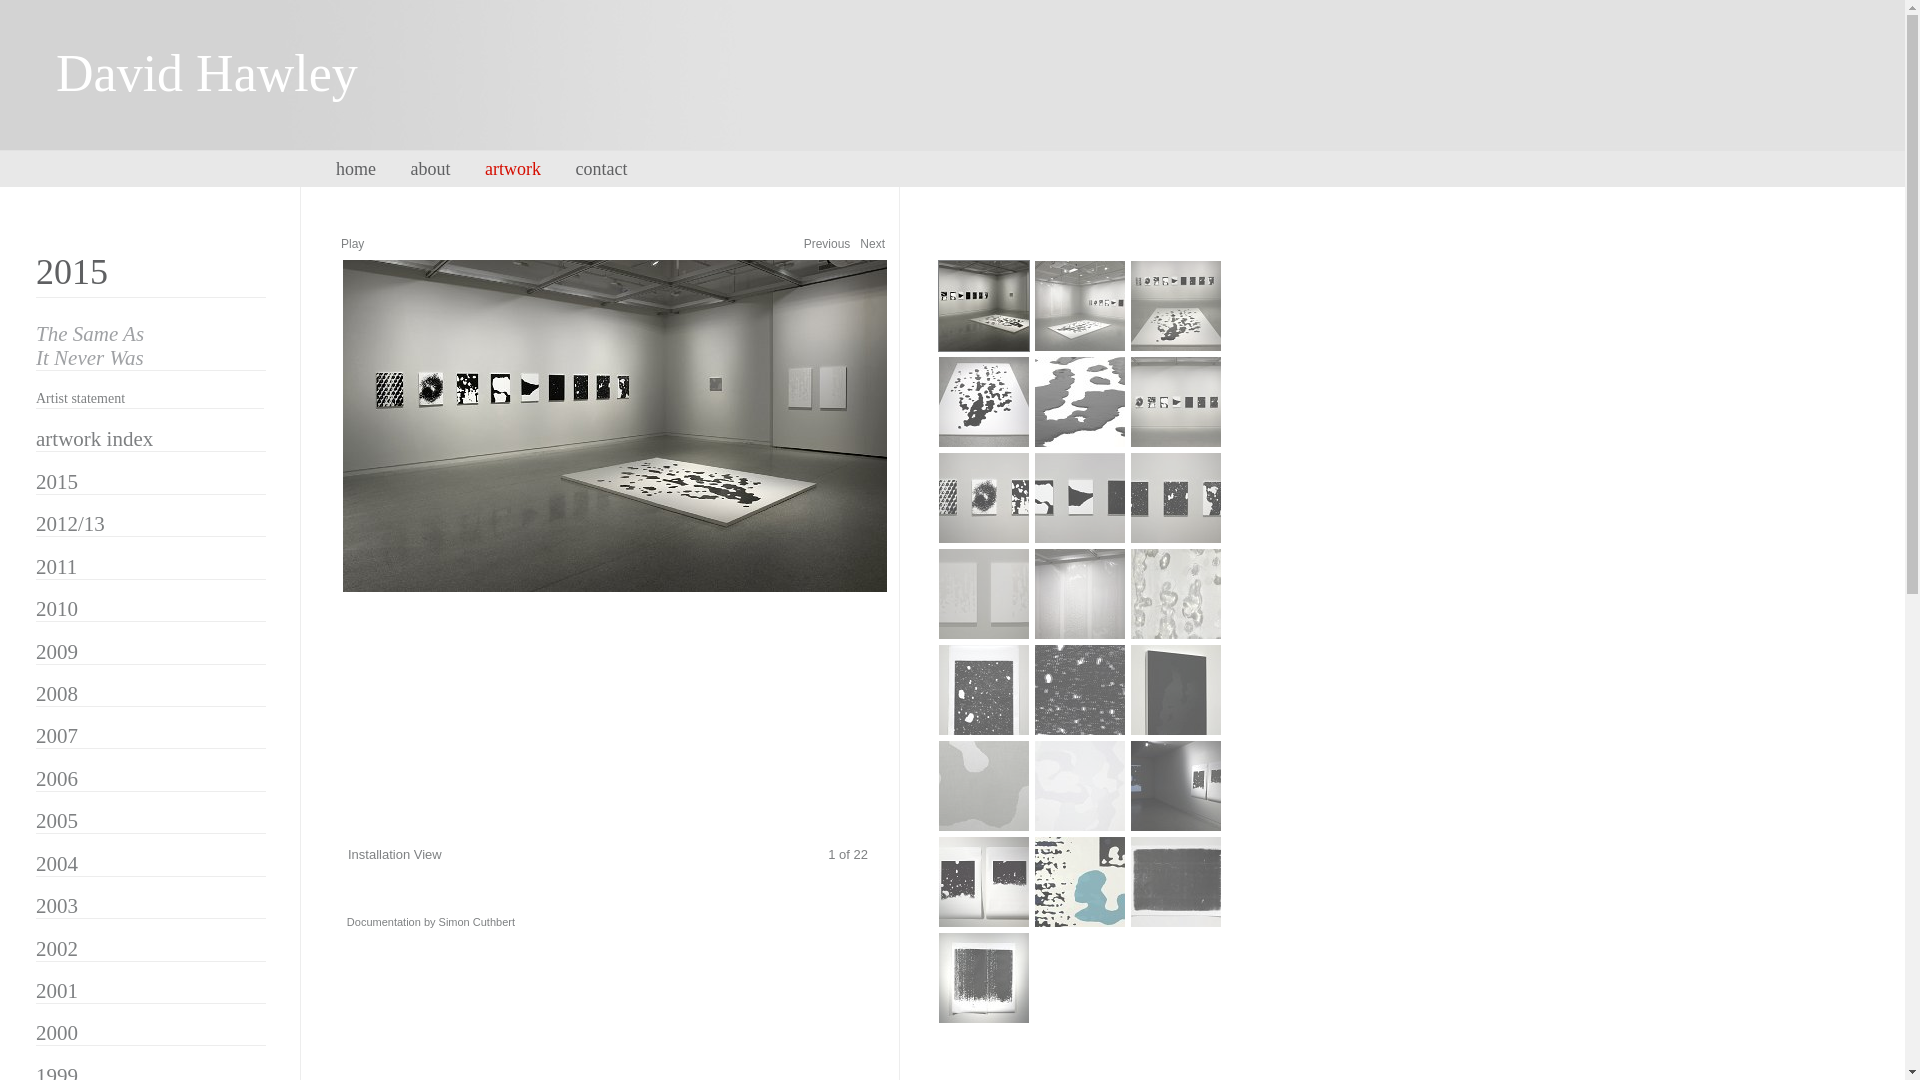 This screenshot has width=1920, height=1080. What do you see at coordinates (57, 693) in the screenshot?
I see `'2008'` at bounding box center [57, 693].